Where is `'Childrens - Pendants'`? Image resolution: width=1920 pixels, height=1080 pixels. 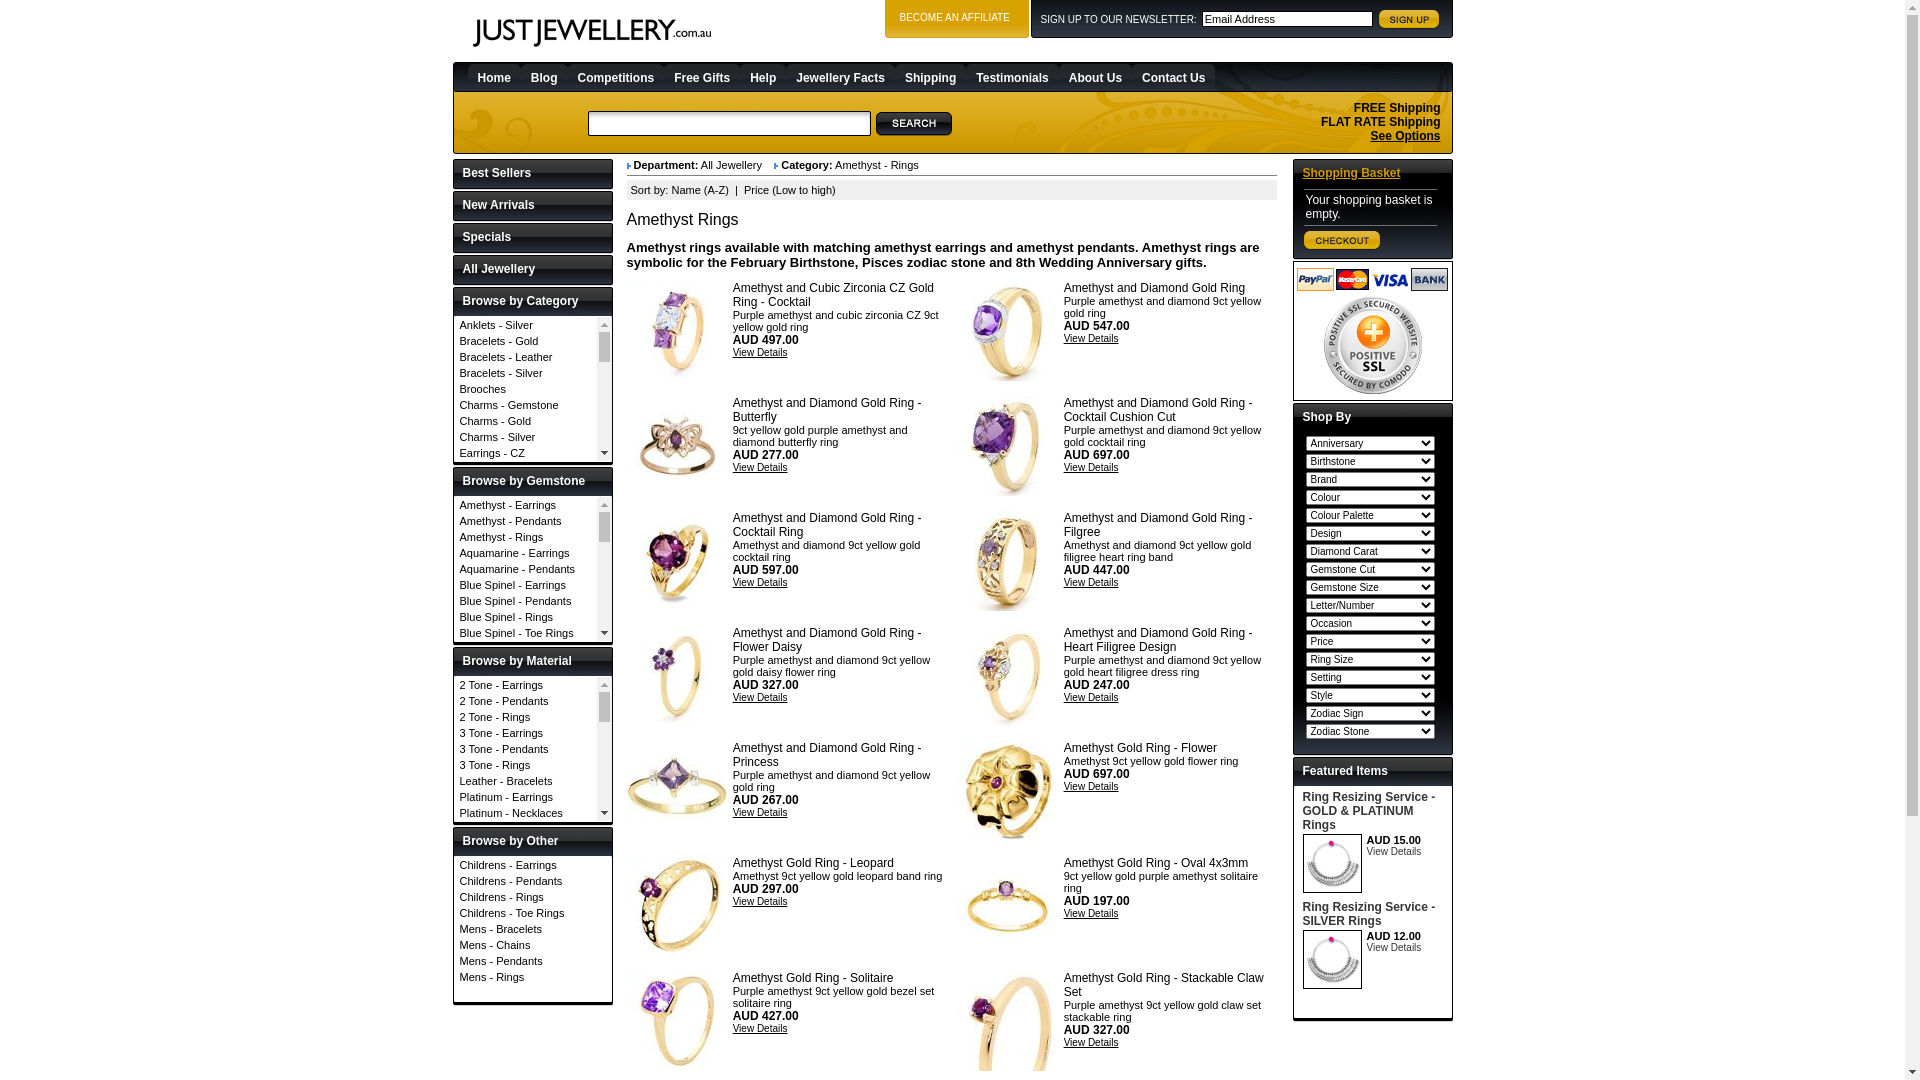 'Childrens - Pendants' is located at coordinates (453, 879).